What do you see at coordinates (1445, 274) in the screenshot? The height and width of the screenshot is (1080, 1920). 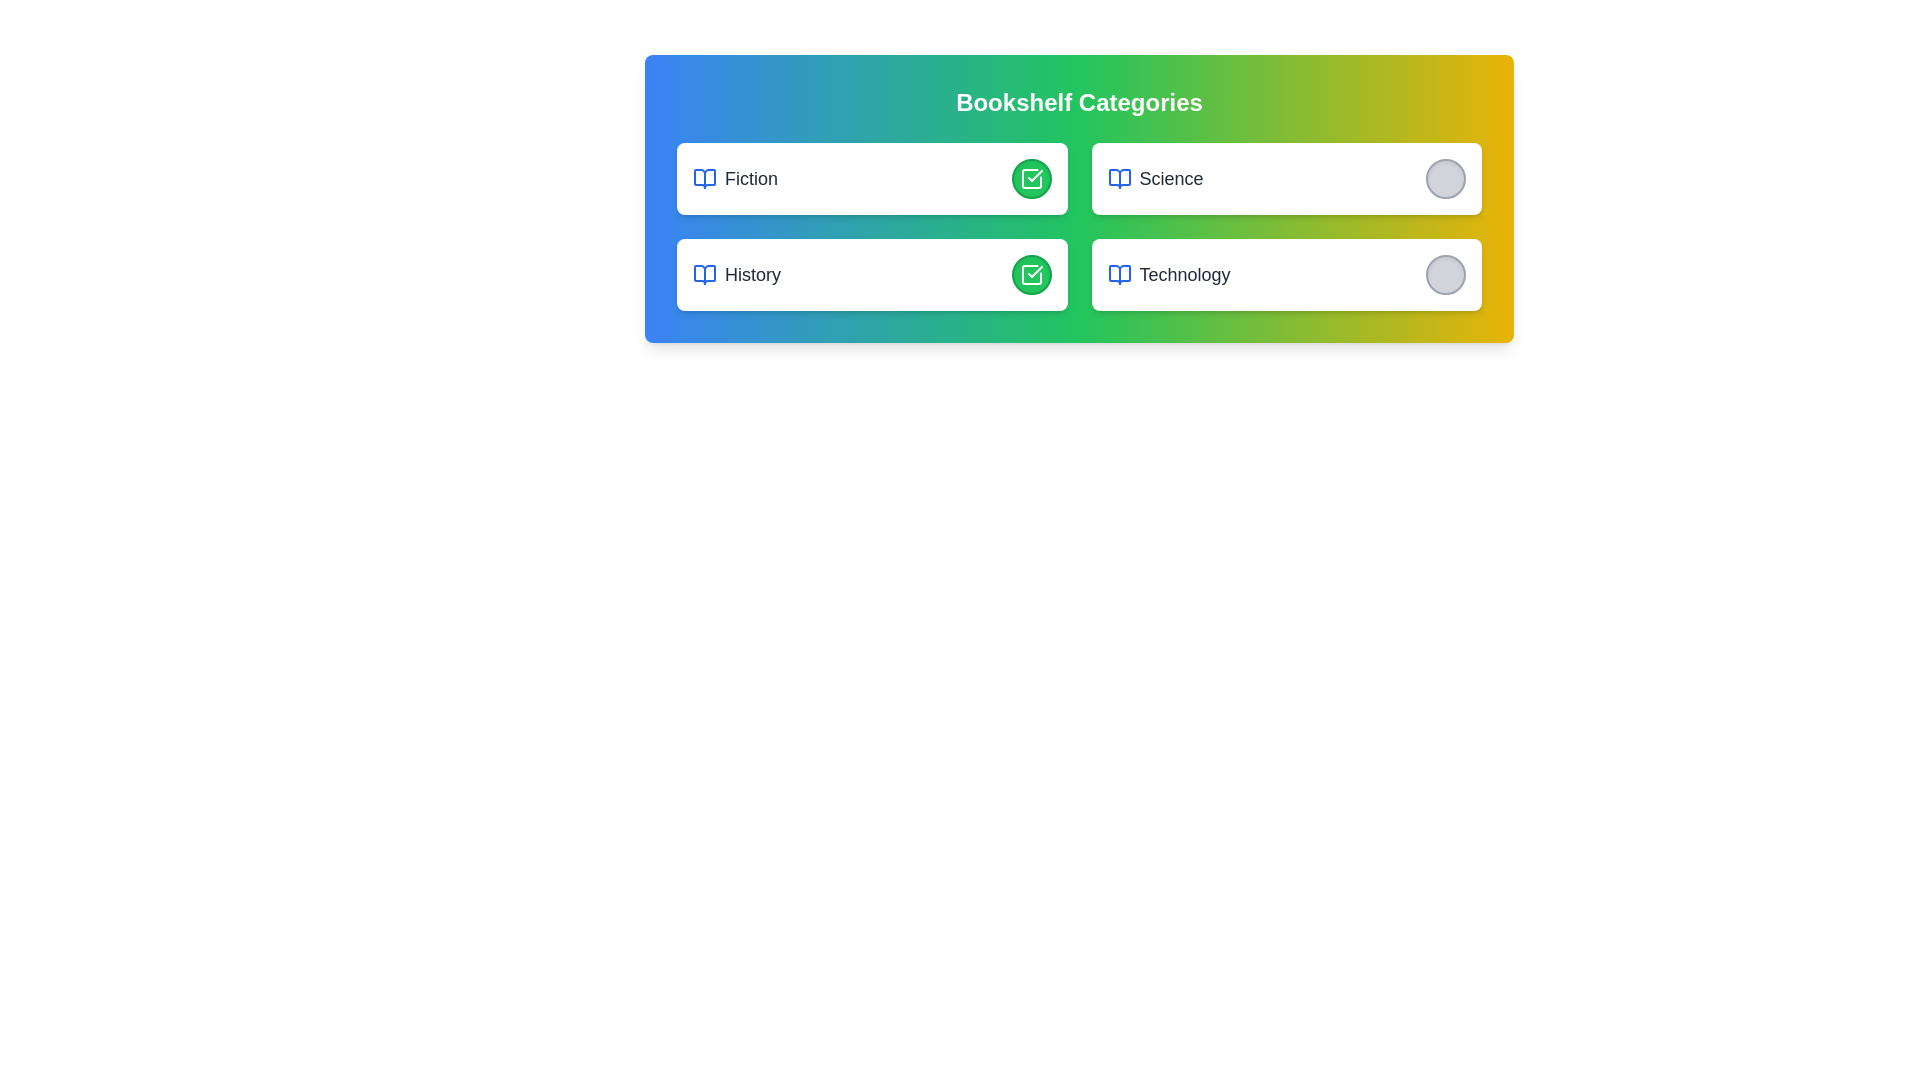 I see `the category Technology by clicking its corresponding button` at bounding box center [1445, 274].